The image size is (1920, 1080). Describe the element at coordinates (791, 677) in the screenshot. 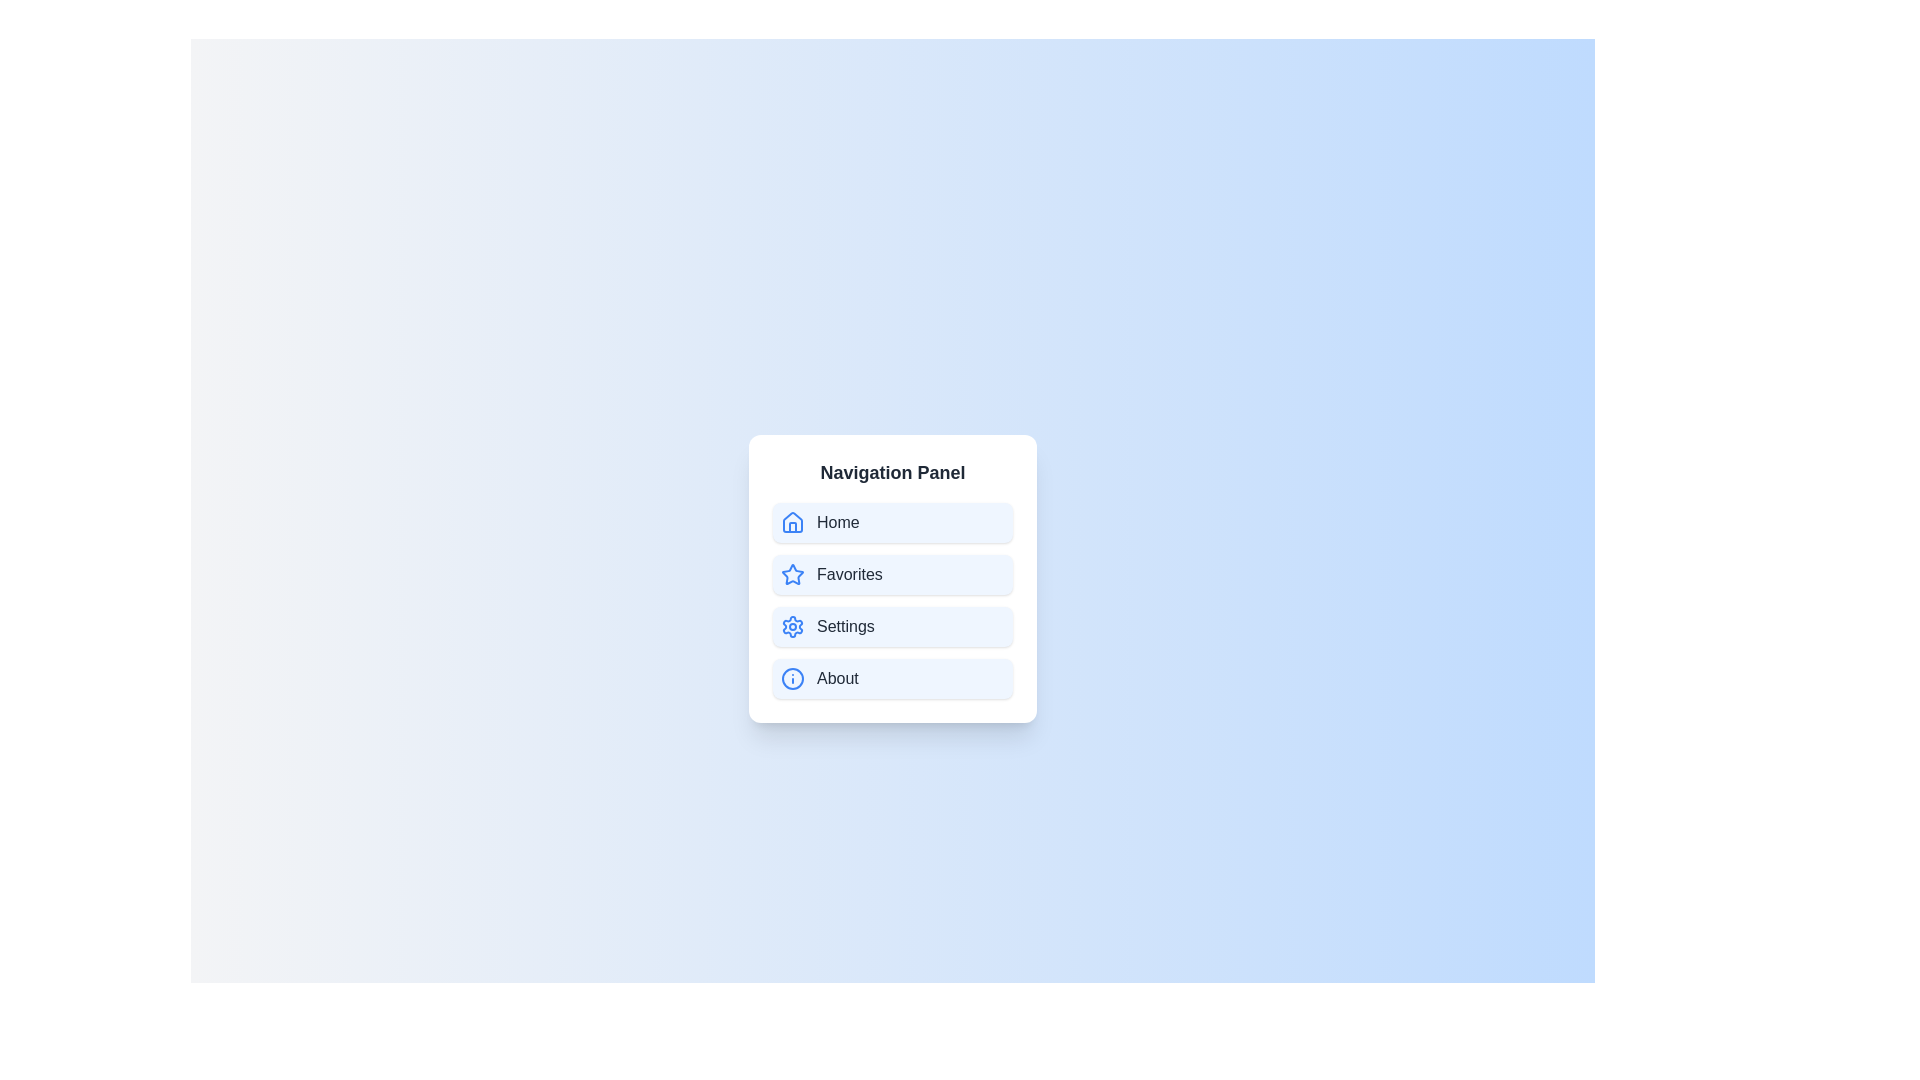

I see `the blue circular outline with a white-filled center, which is positioned within the 'info' icon next to the 'About' text in the navigation panel` at that location.